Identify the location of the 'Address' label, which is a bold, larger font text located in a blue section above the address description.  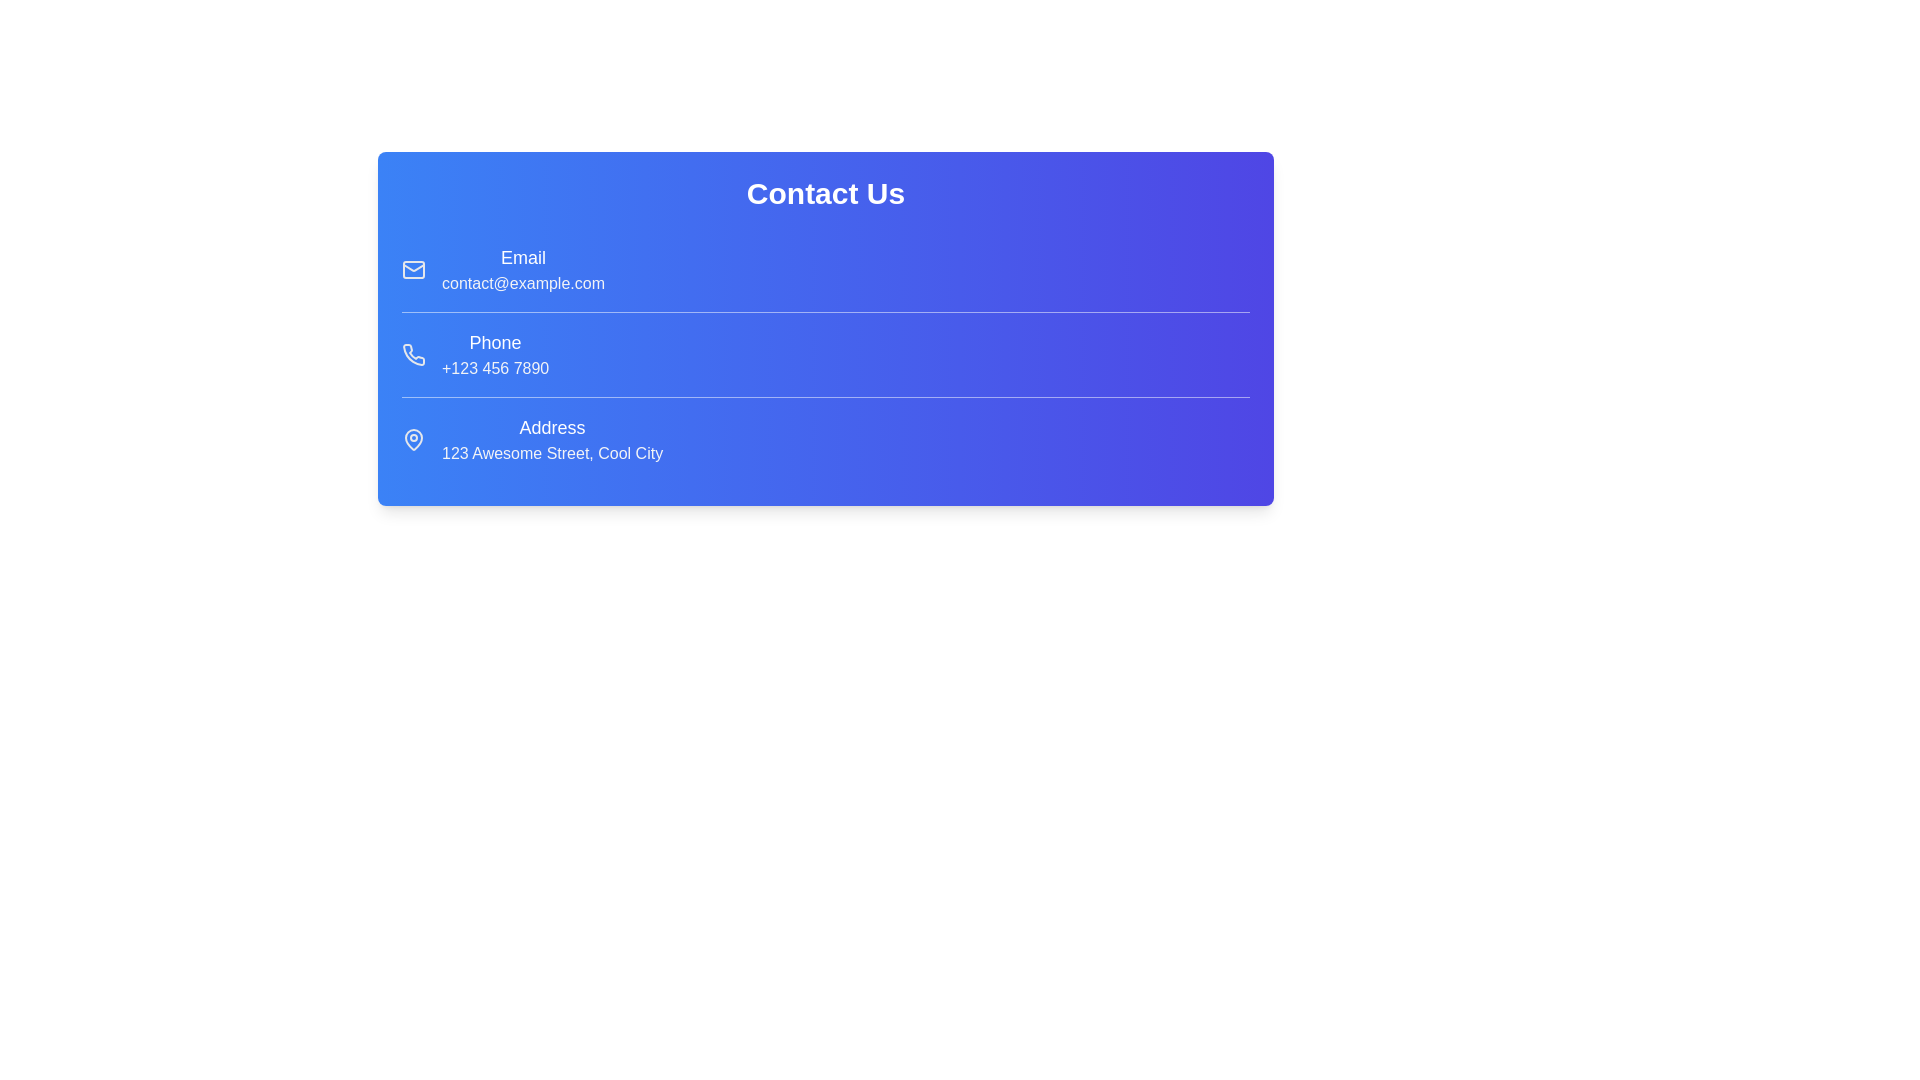
(552, 427).